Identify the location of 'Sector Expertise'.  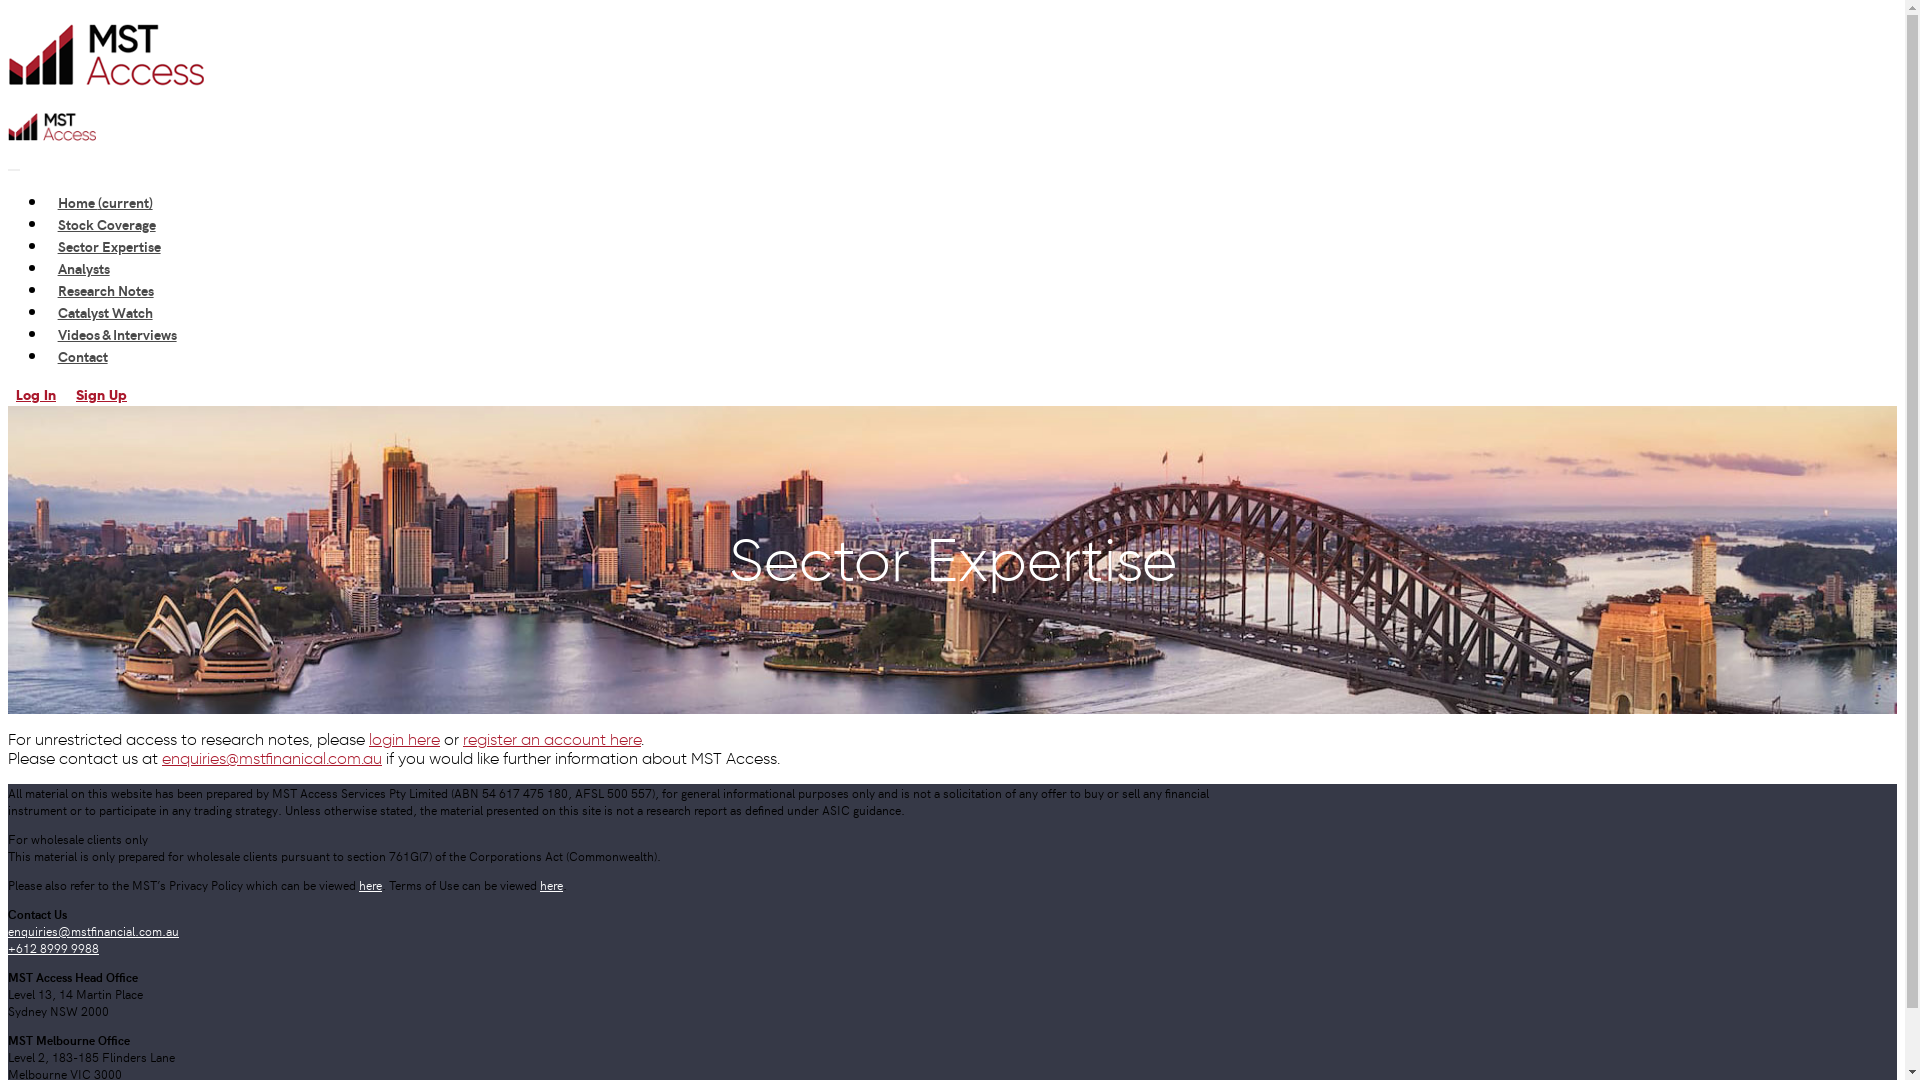
(108, 245).